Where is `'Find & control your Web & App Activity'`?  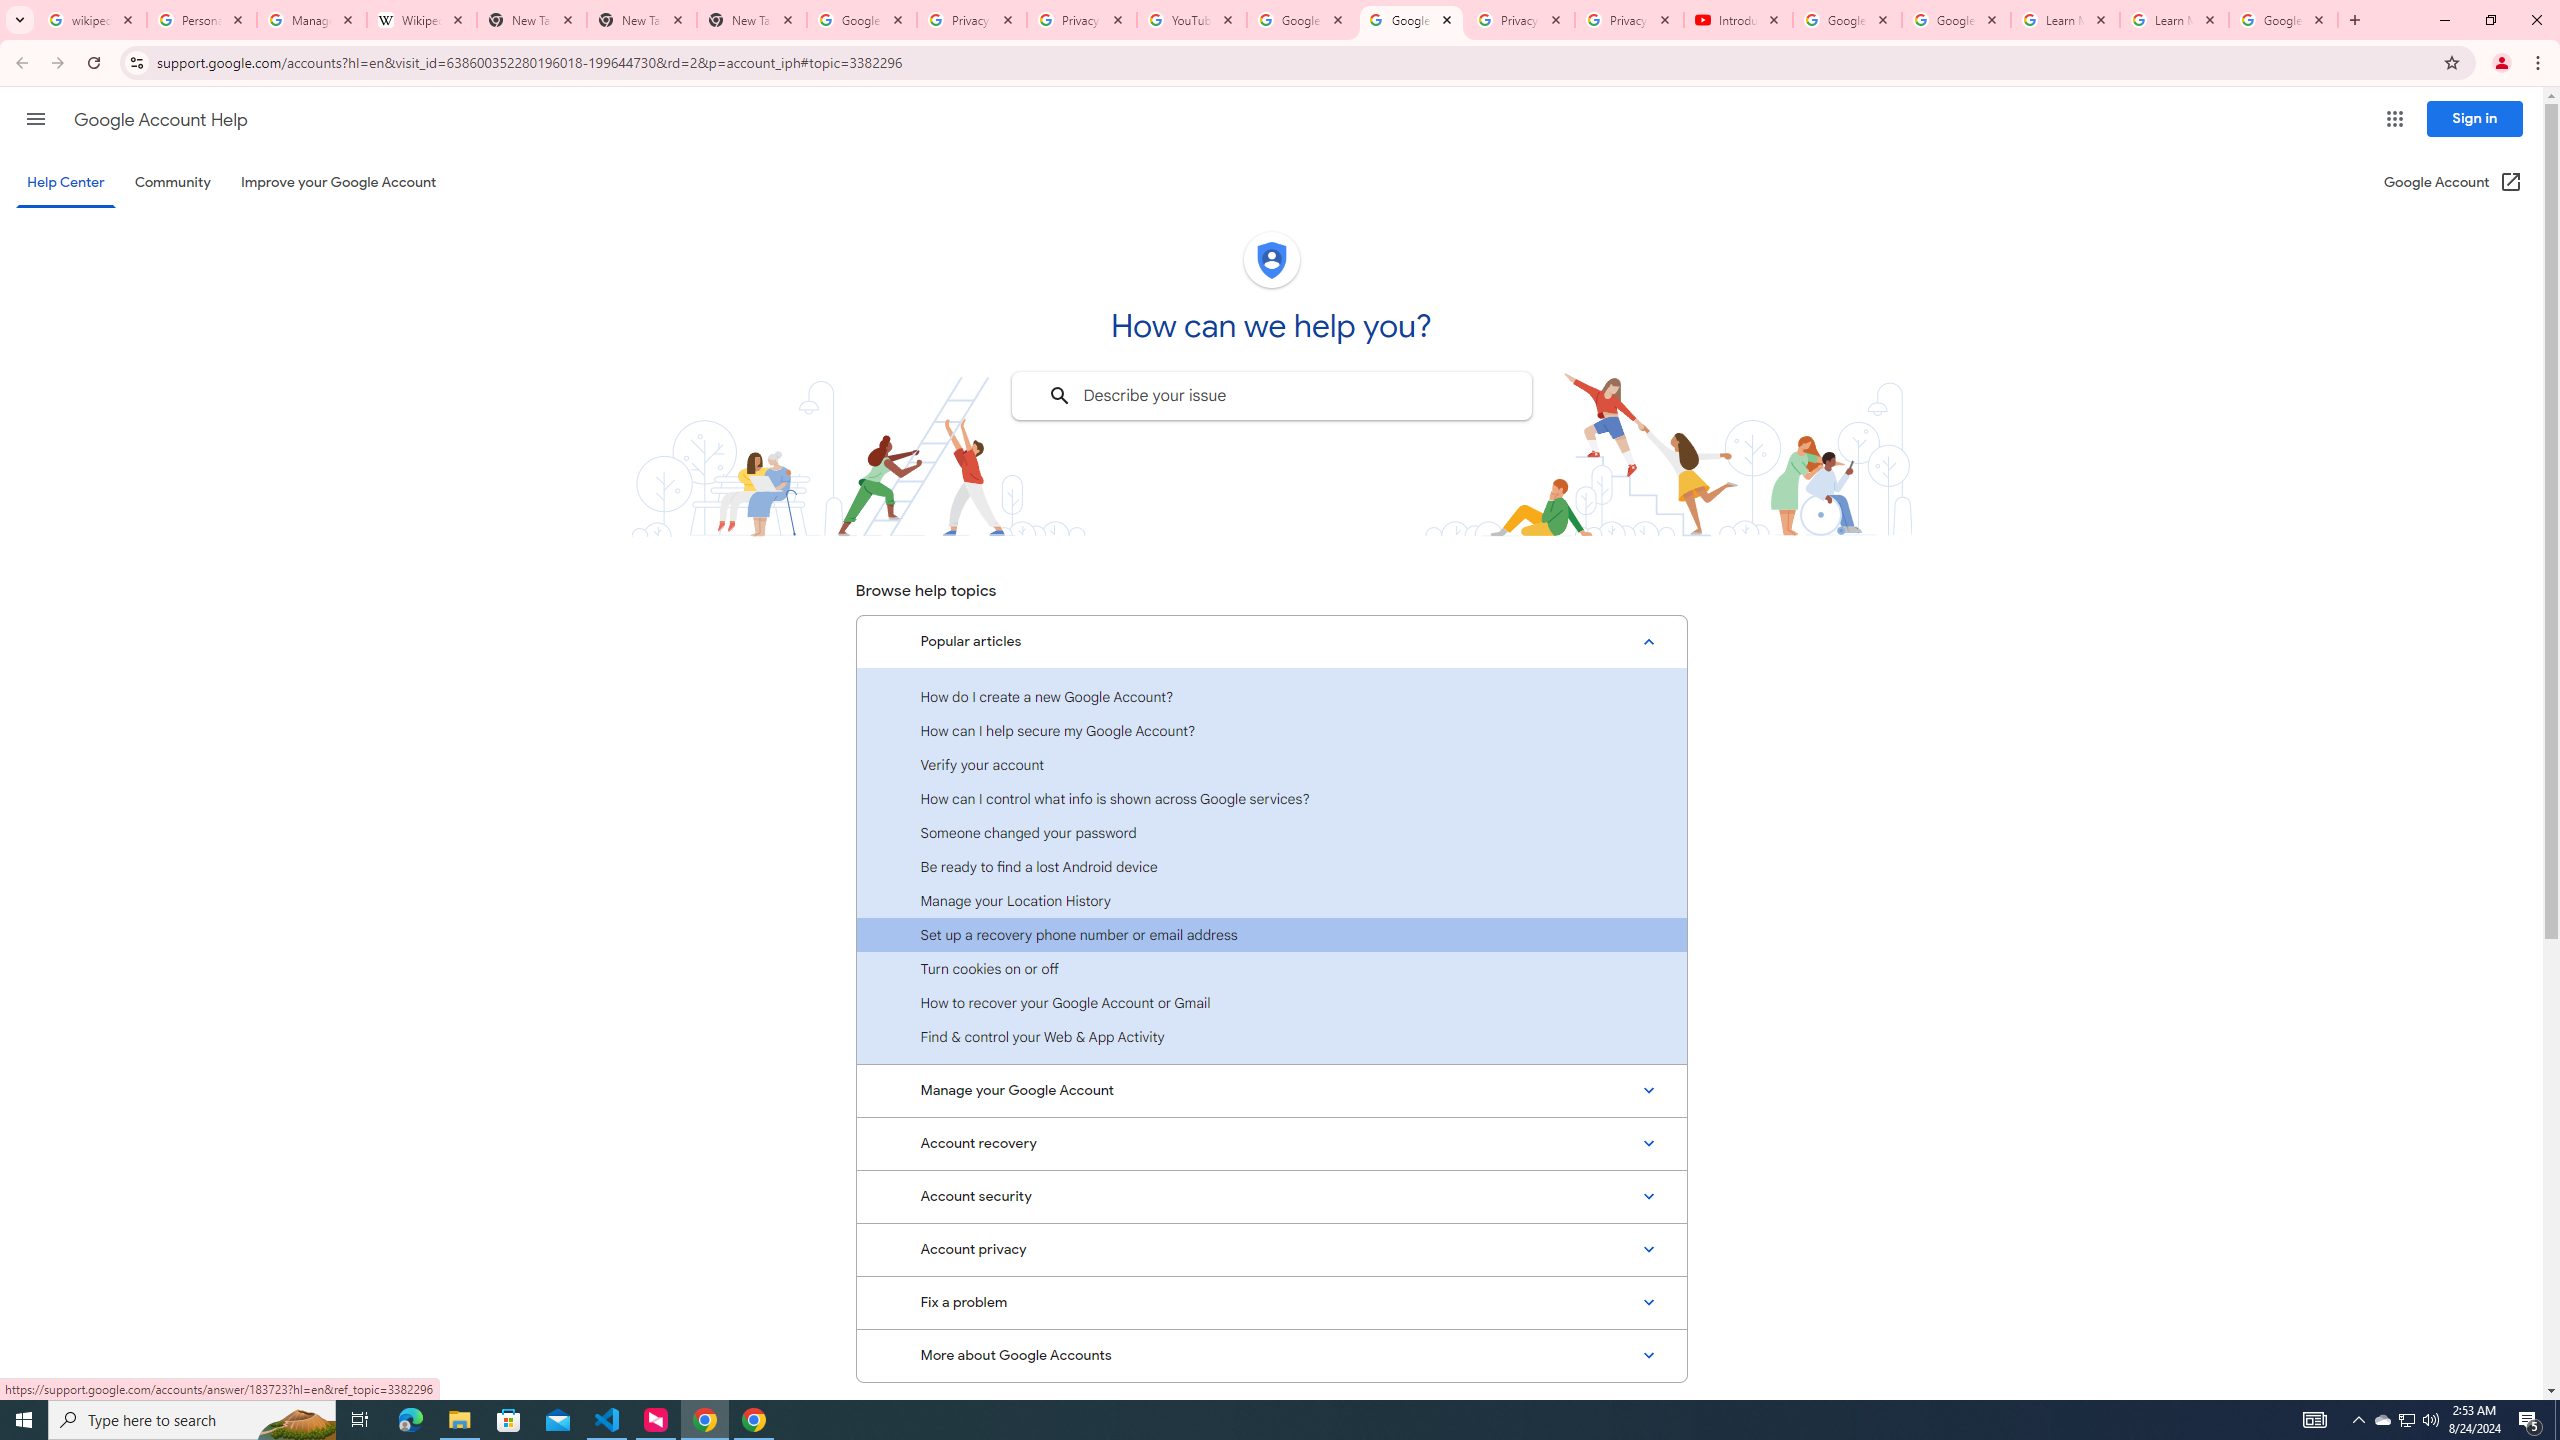 'Find & control your Web & App Activity' is located at coordinates (1271, 1035).